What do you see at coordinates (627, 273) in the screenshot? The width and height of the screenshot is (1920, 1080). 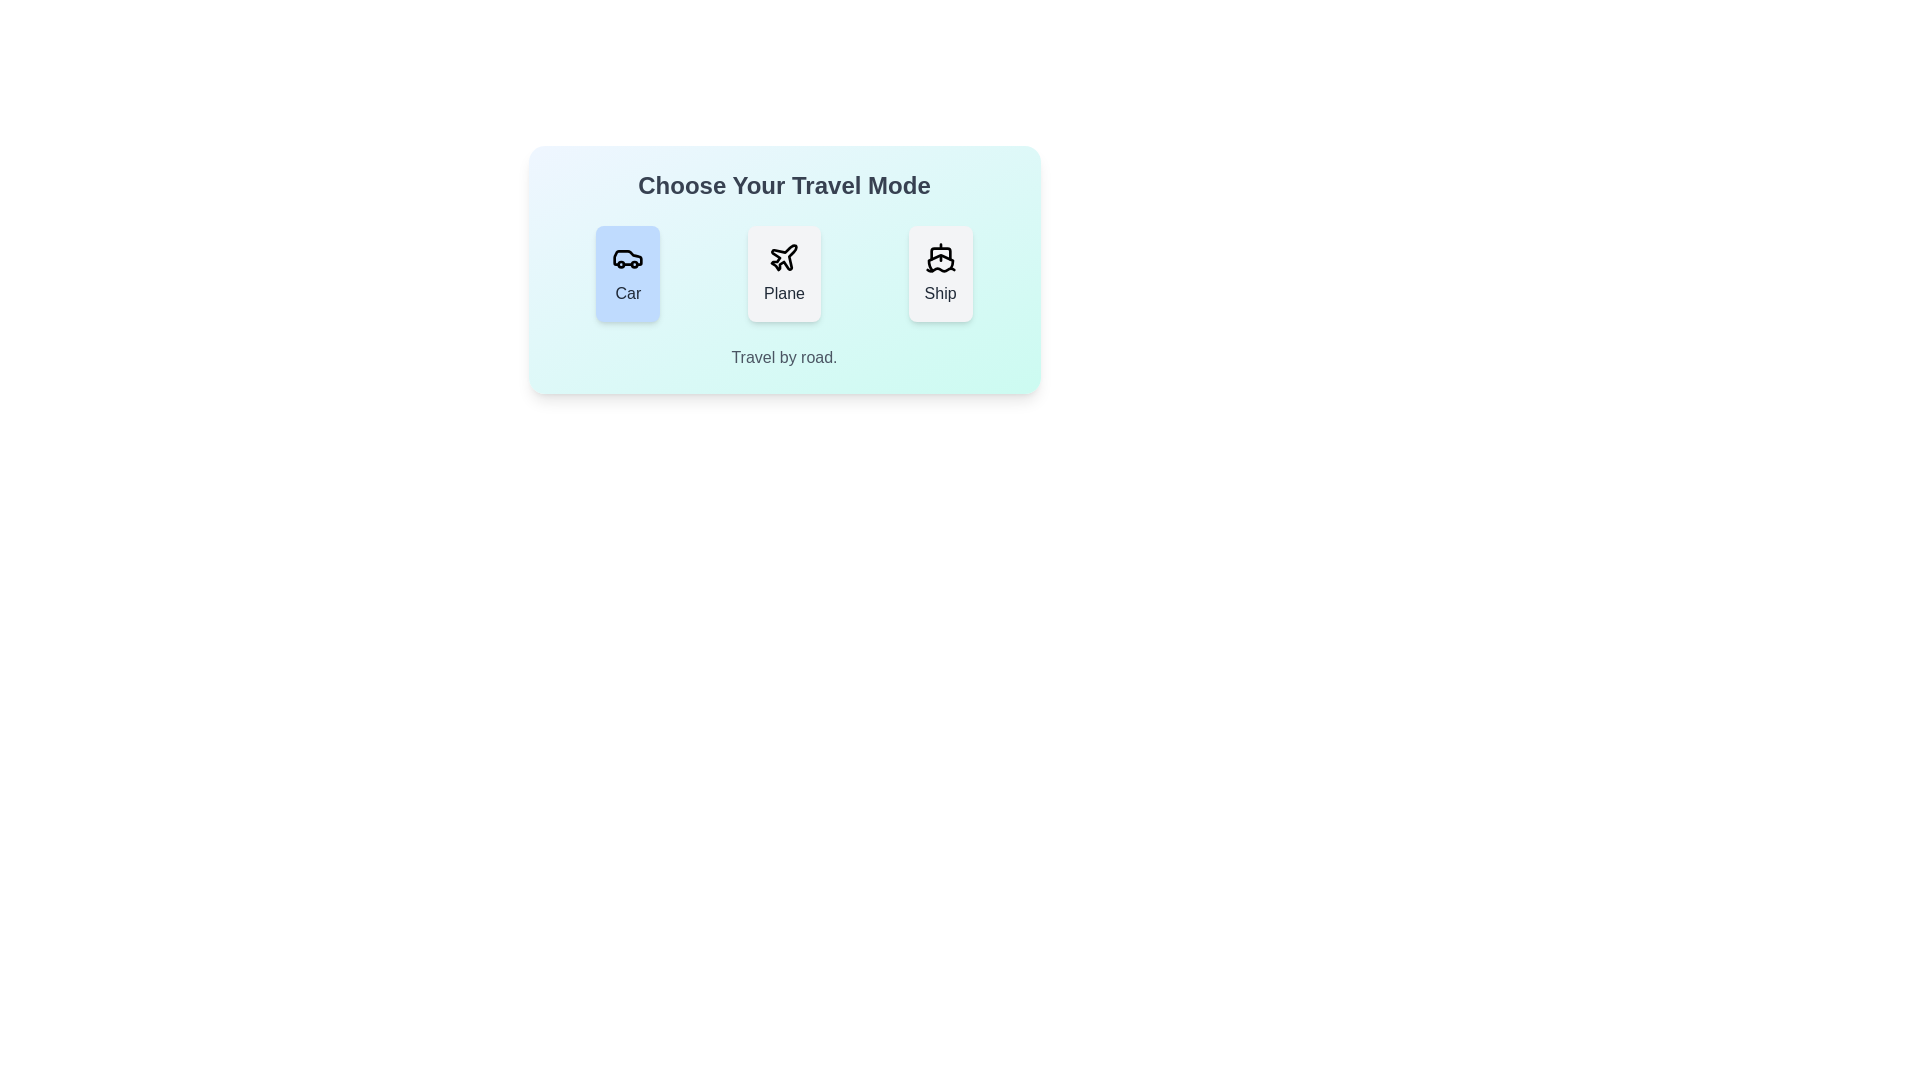 I see `the travel mode button for Car` at bounding box center [627, 273].